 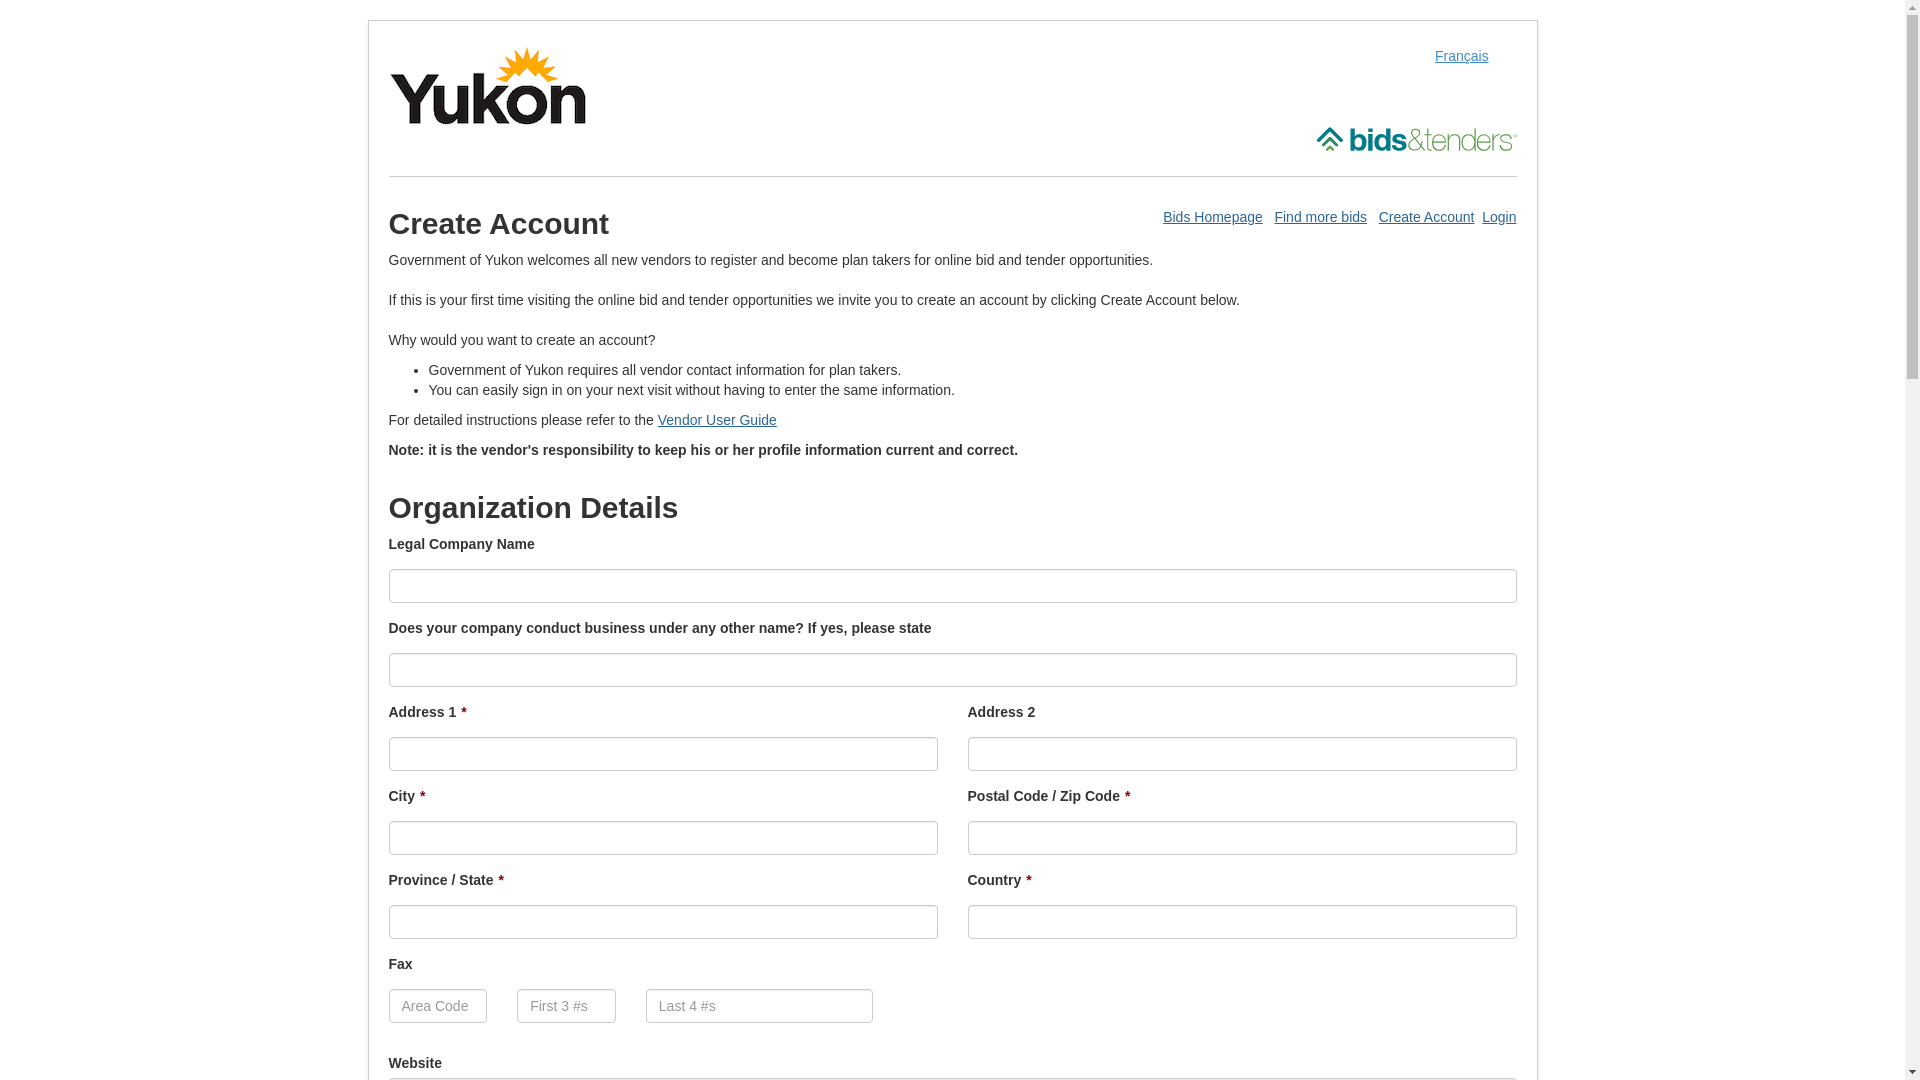 I want to click on 'Open Bids and Tenders site in a new window', so click(x=1415, y=137).